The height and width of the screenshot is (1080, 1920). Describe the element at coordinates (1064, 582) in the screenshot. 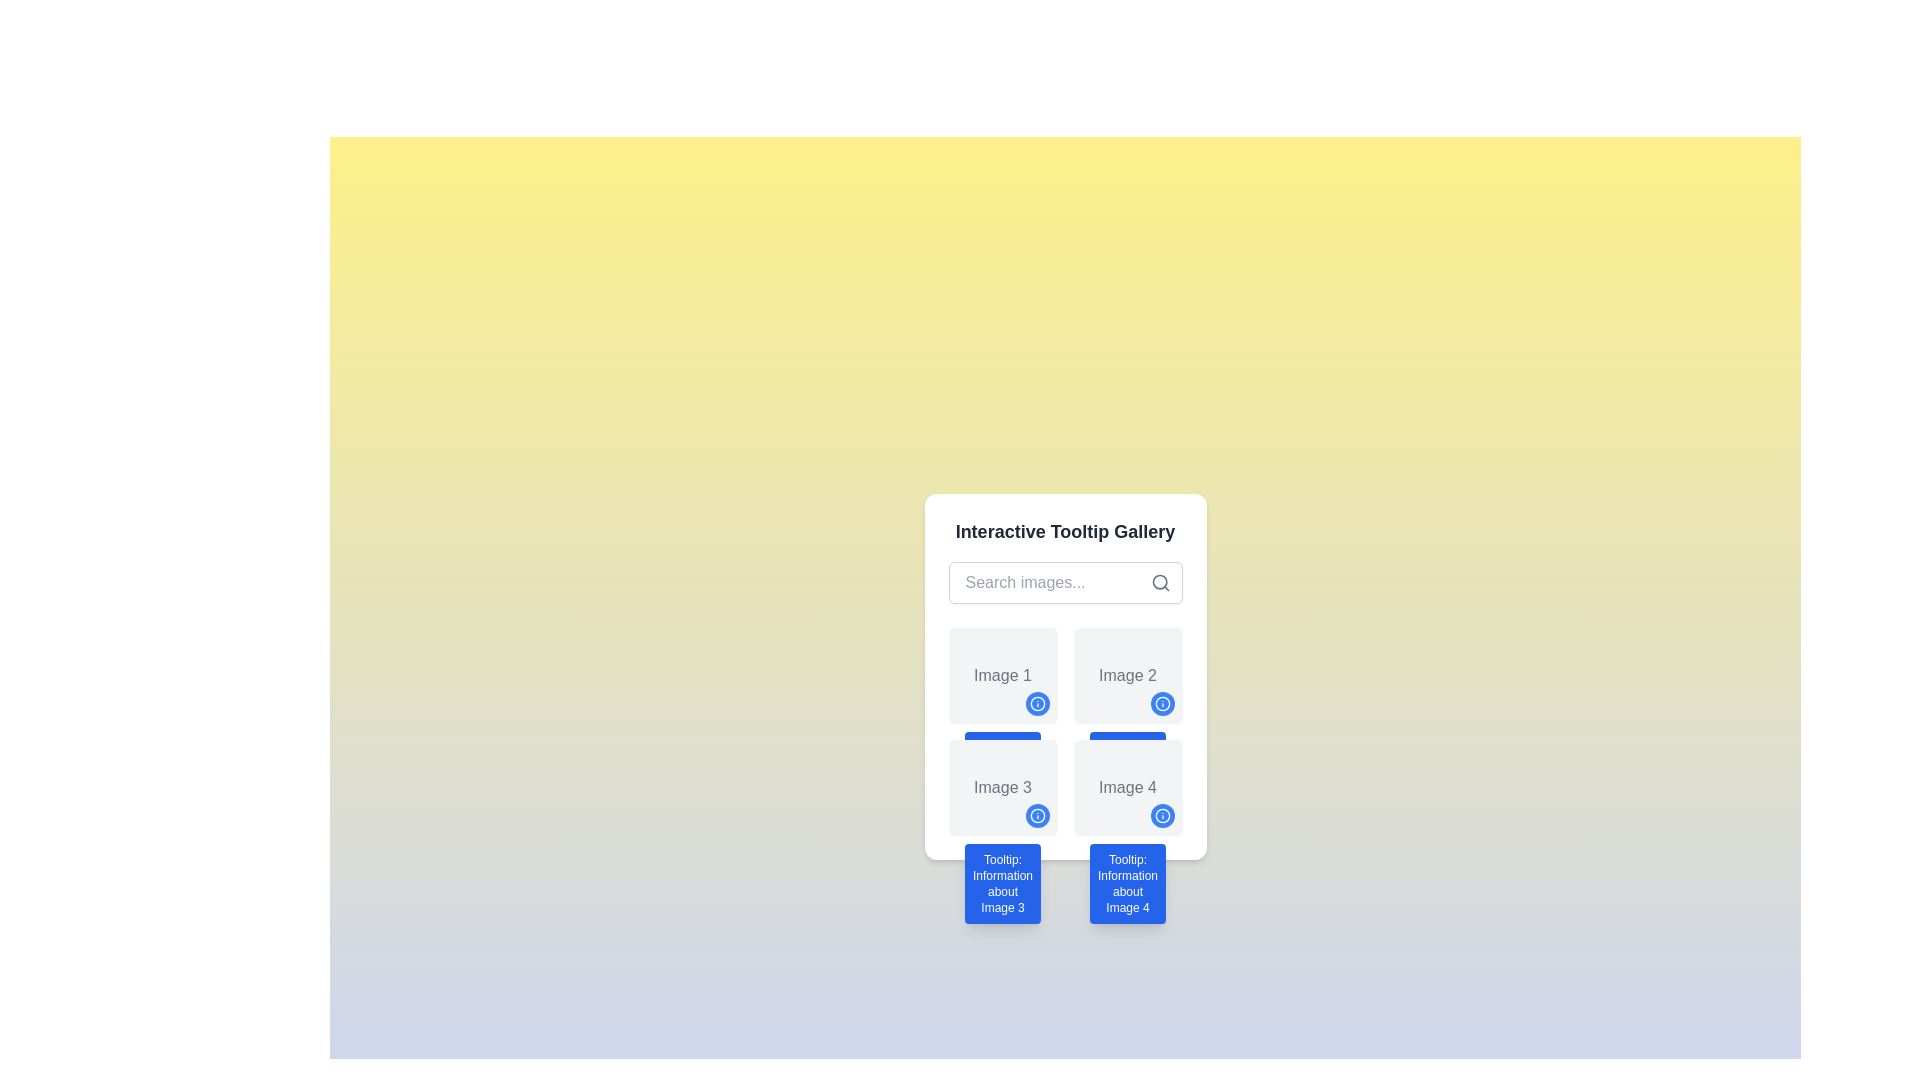

I see `the magnifying glass icon located to the right of the search input box with placeholder text 'Search images...' in the 'Interactive Tooltip Gallery' card` at that location.